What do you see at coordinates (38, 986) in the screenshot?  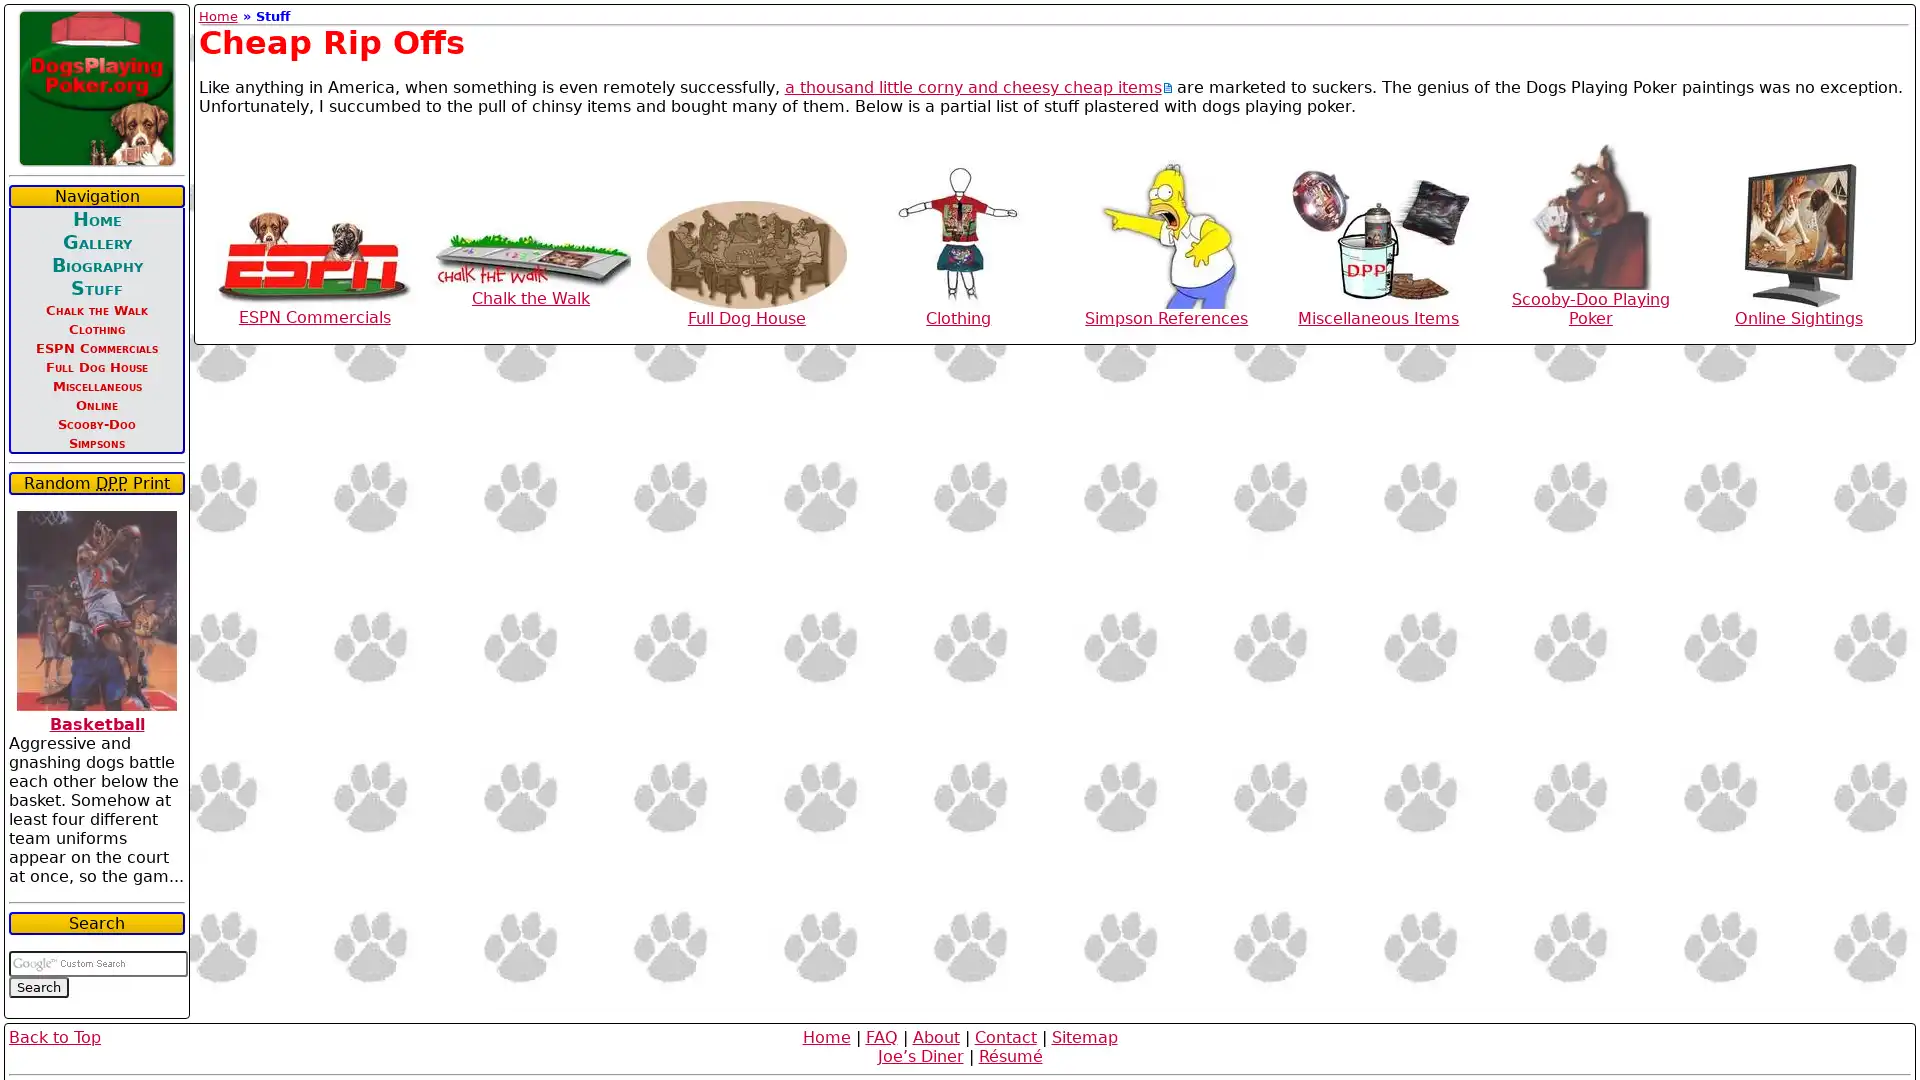 I see `Search` at bounding box center [38, 986].